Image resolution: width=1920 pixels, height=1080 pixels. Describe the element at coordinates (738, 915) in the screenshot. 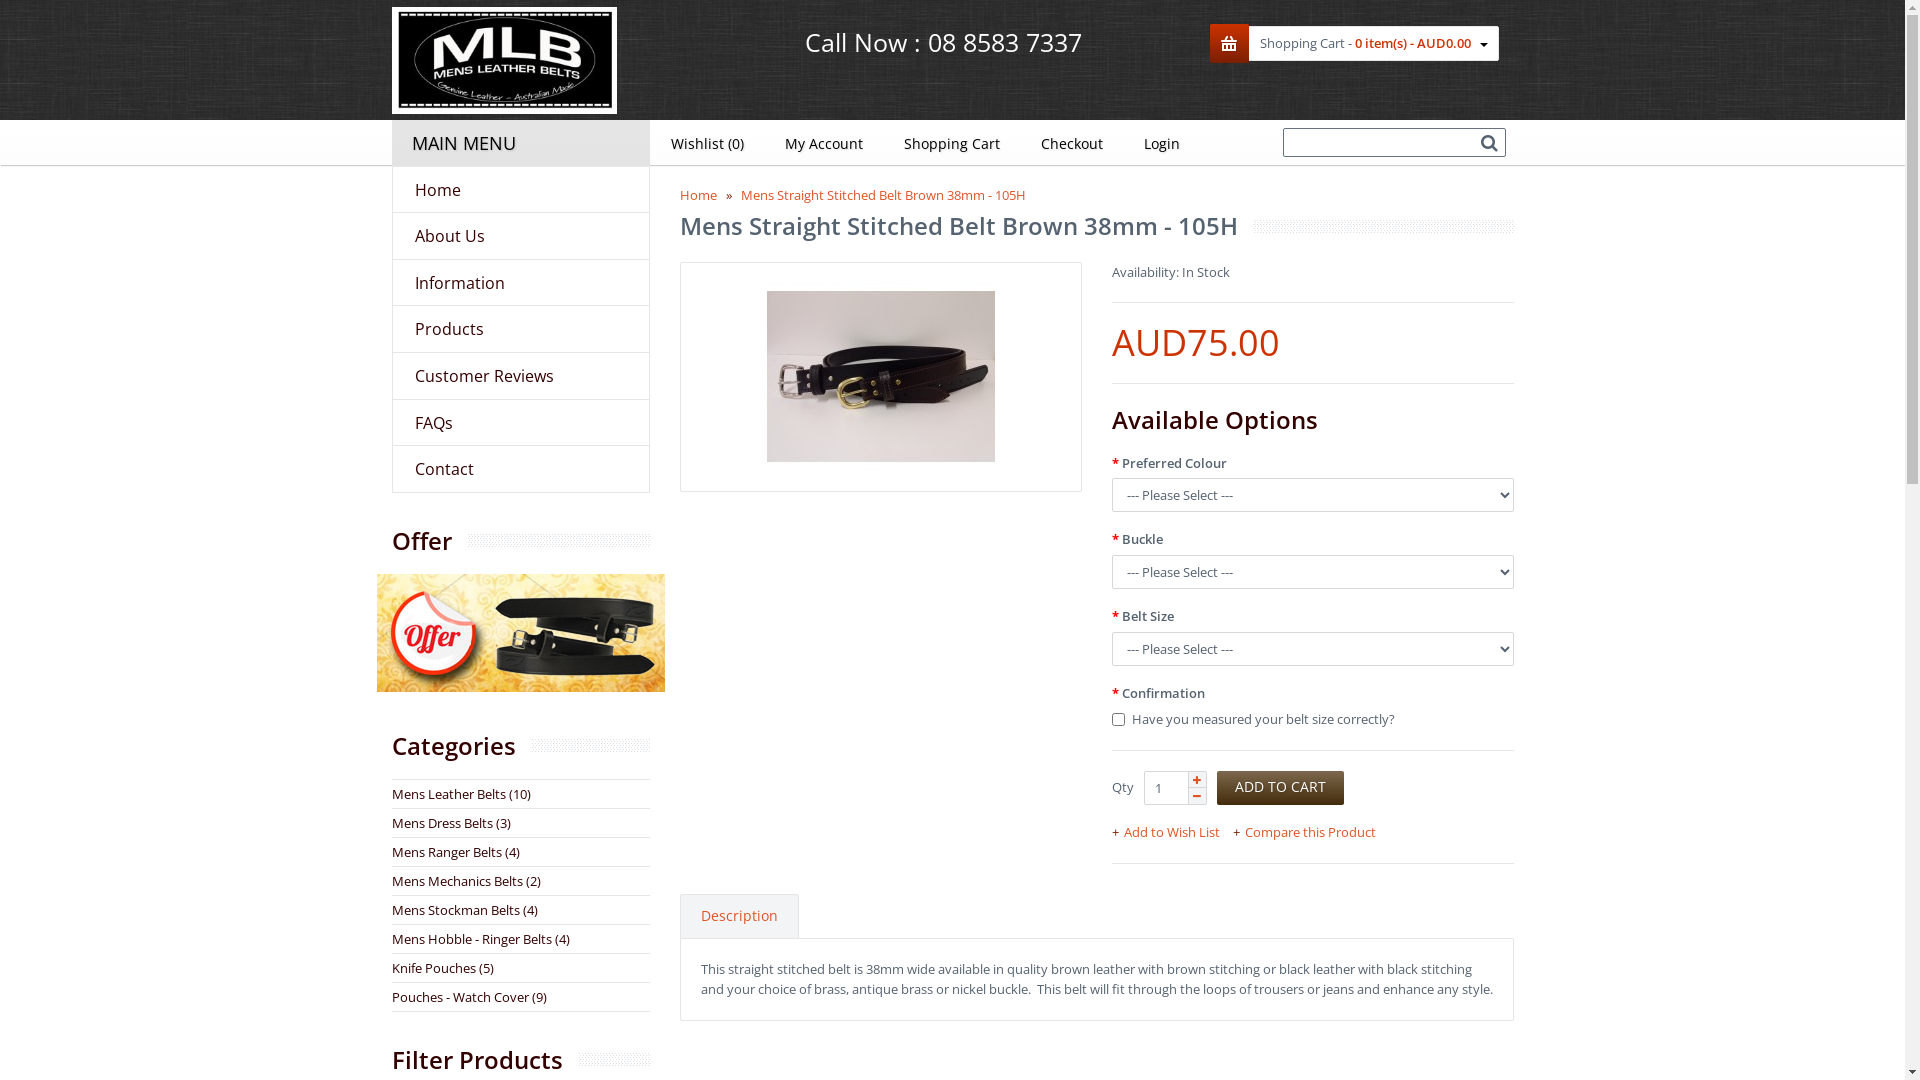

I see `'Description'` at that location.